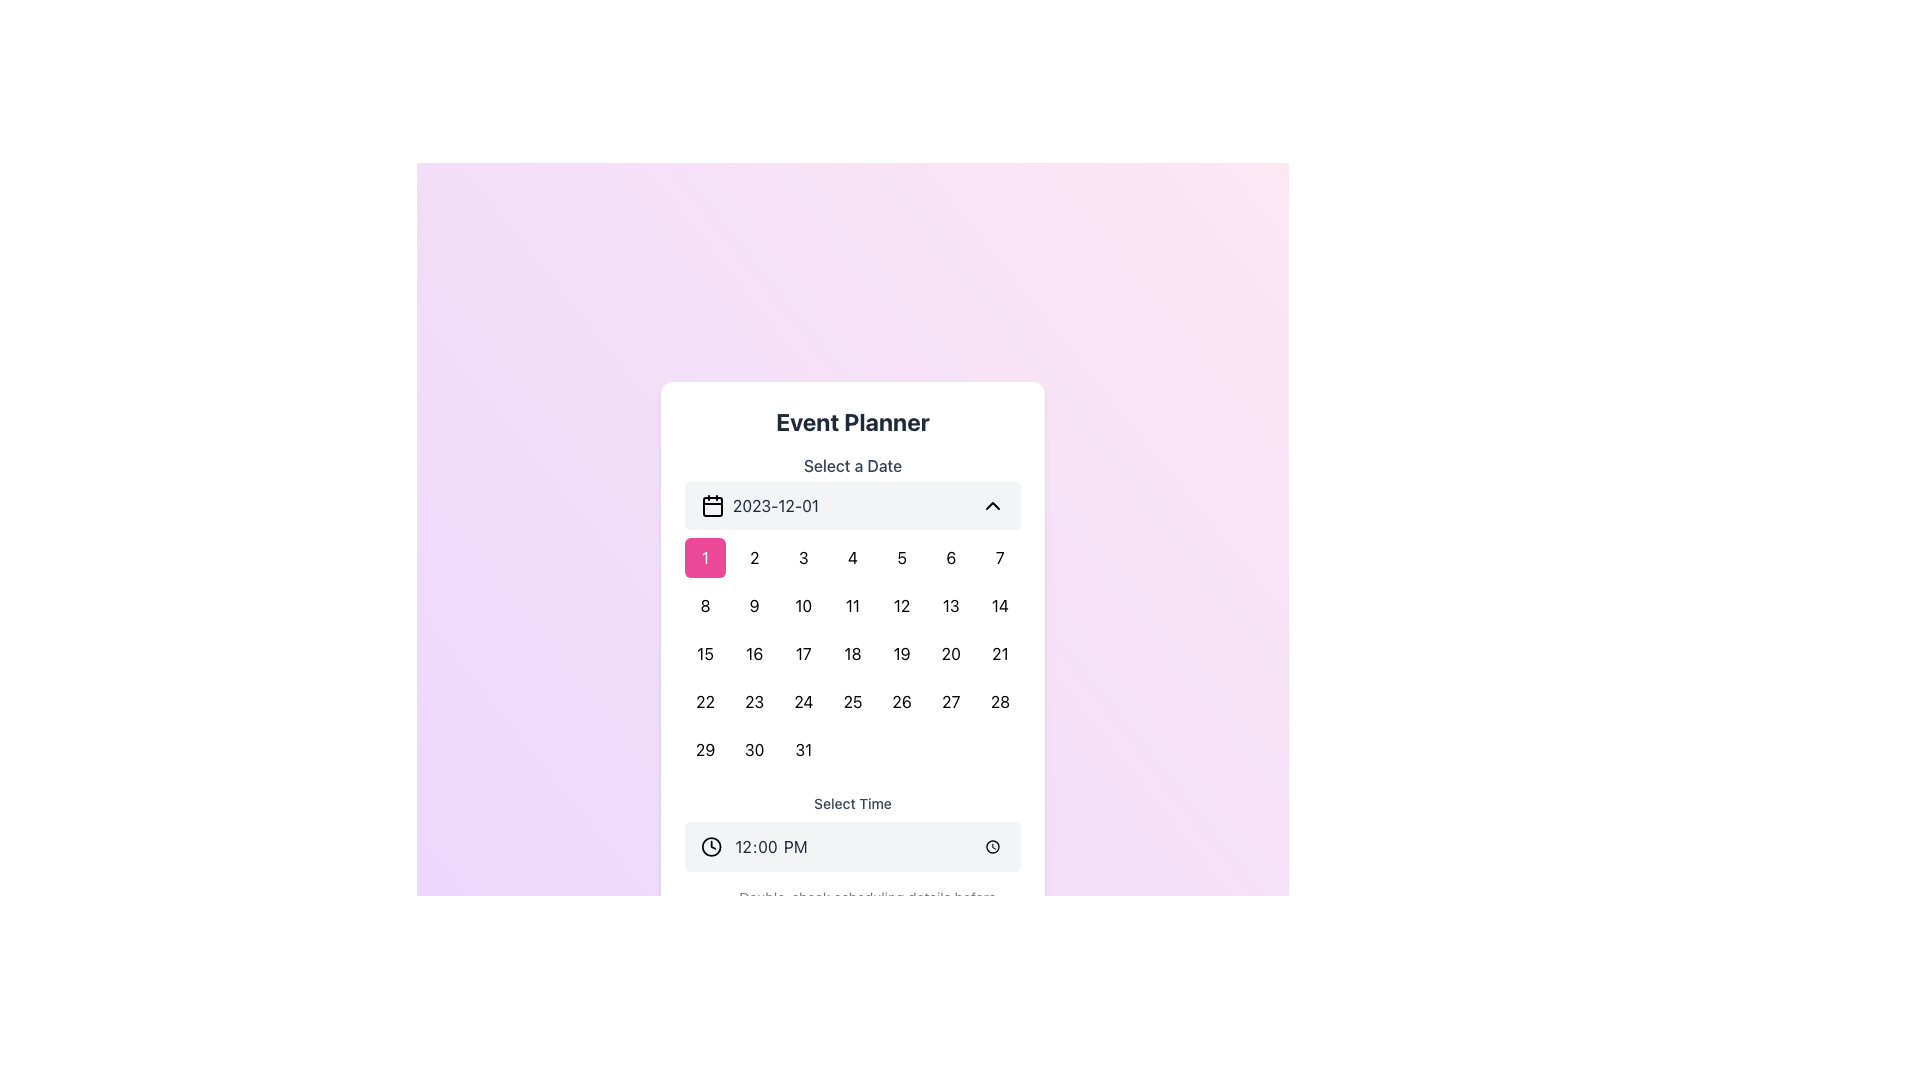 This screenshot has width=1920, height=1080. Describe the element at coordinates (999, 604) in the screenshot. I see `the Button styled calendar date cell representing the 14th day of the month` at that location.